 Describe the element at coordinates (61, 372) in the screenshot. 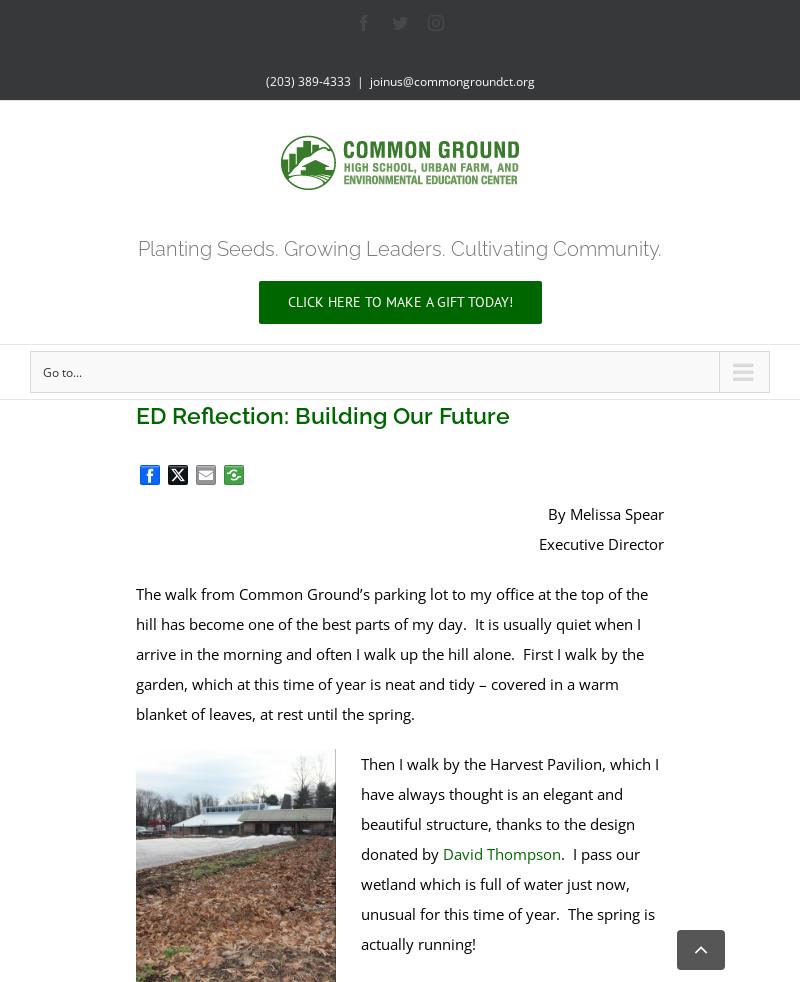

I see `'Go to...'` at that location.